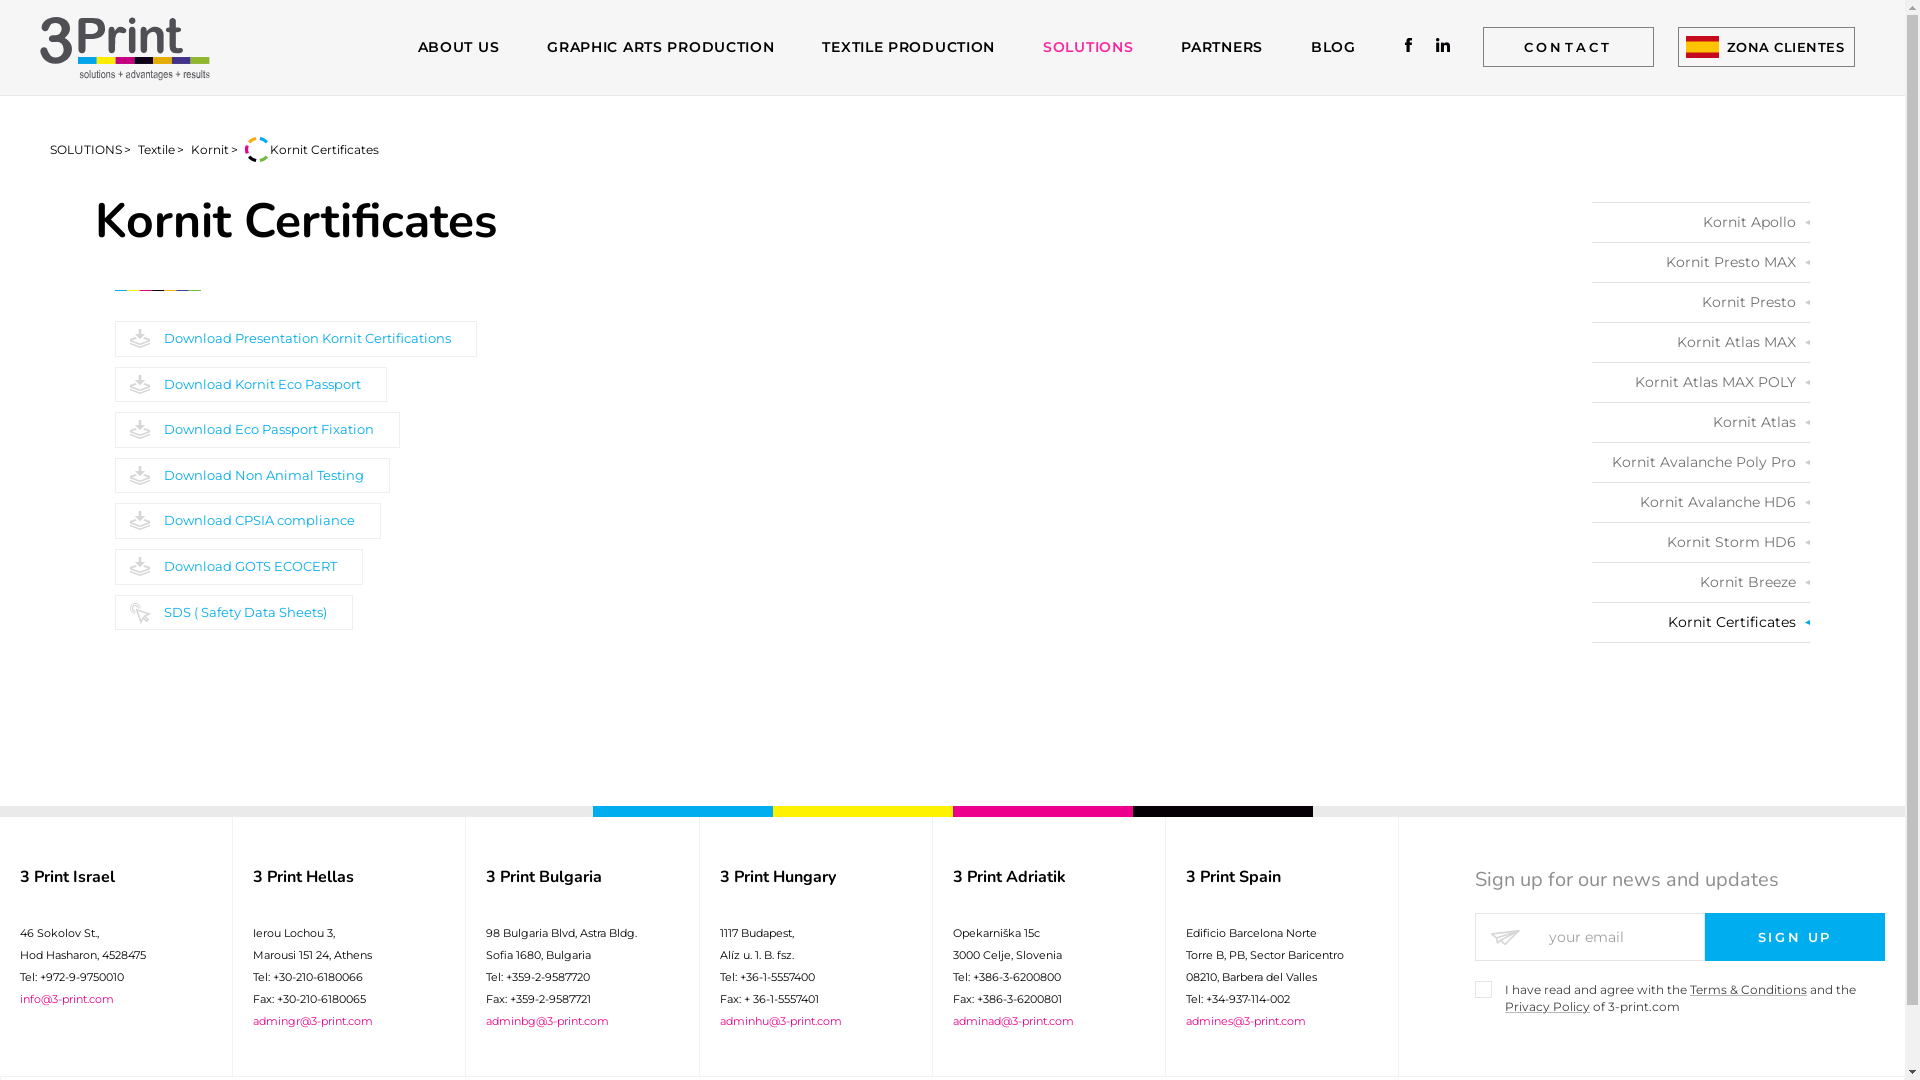 The height and width of the screenshot is (1080, 1920). Describe the element at coordinates (1408, 45) in the screenshot. I see `'Join us on Facebook'` at that location.